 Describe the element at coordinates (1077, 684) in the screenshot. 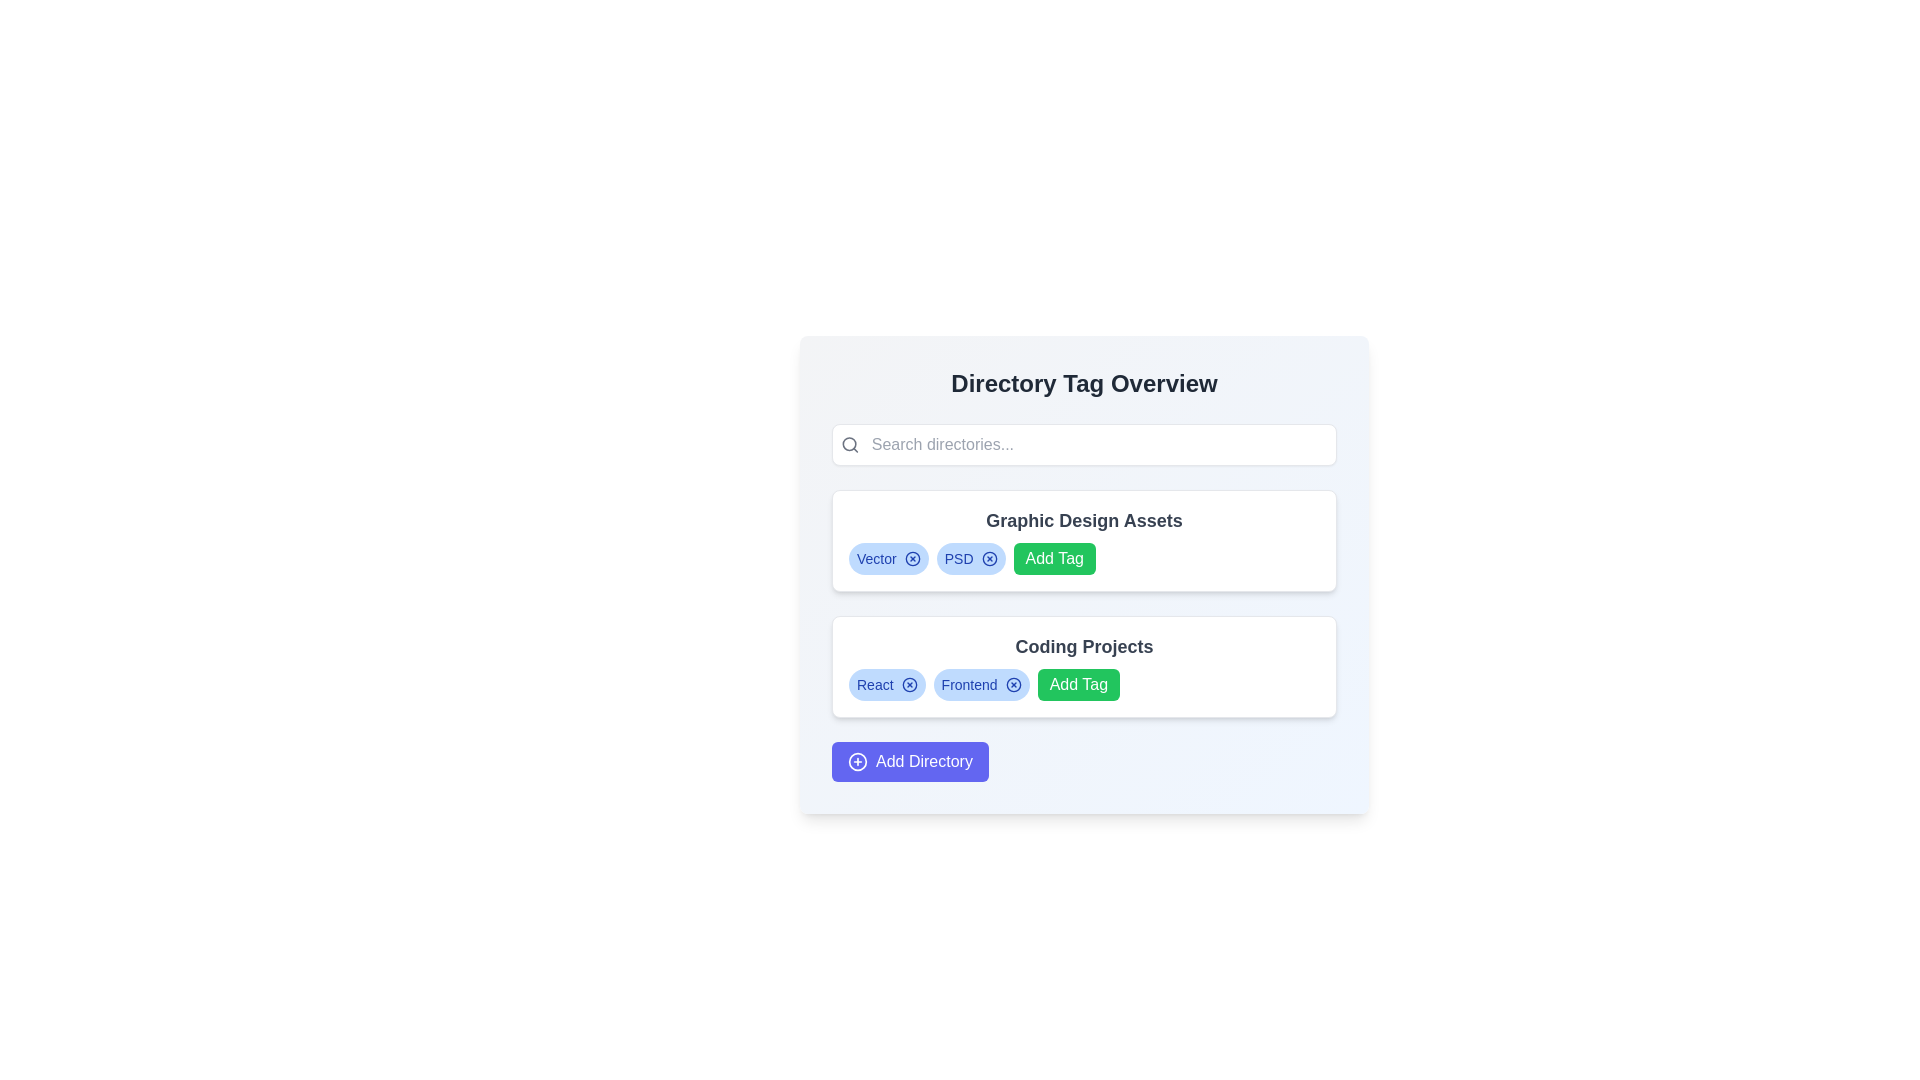

I see `the 'Add Tag' button, which has a green background and white text` at that location.